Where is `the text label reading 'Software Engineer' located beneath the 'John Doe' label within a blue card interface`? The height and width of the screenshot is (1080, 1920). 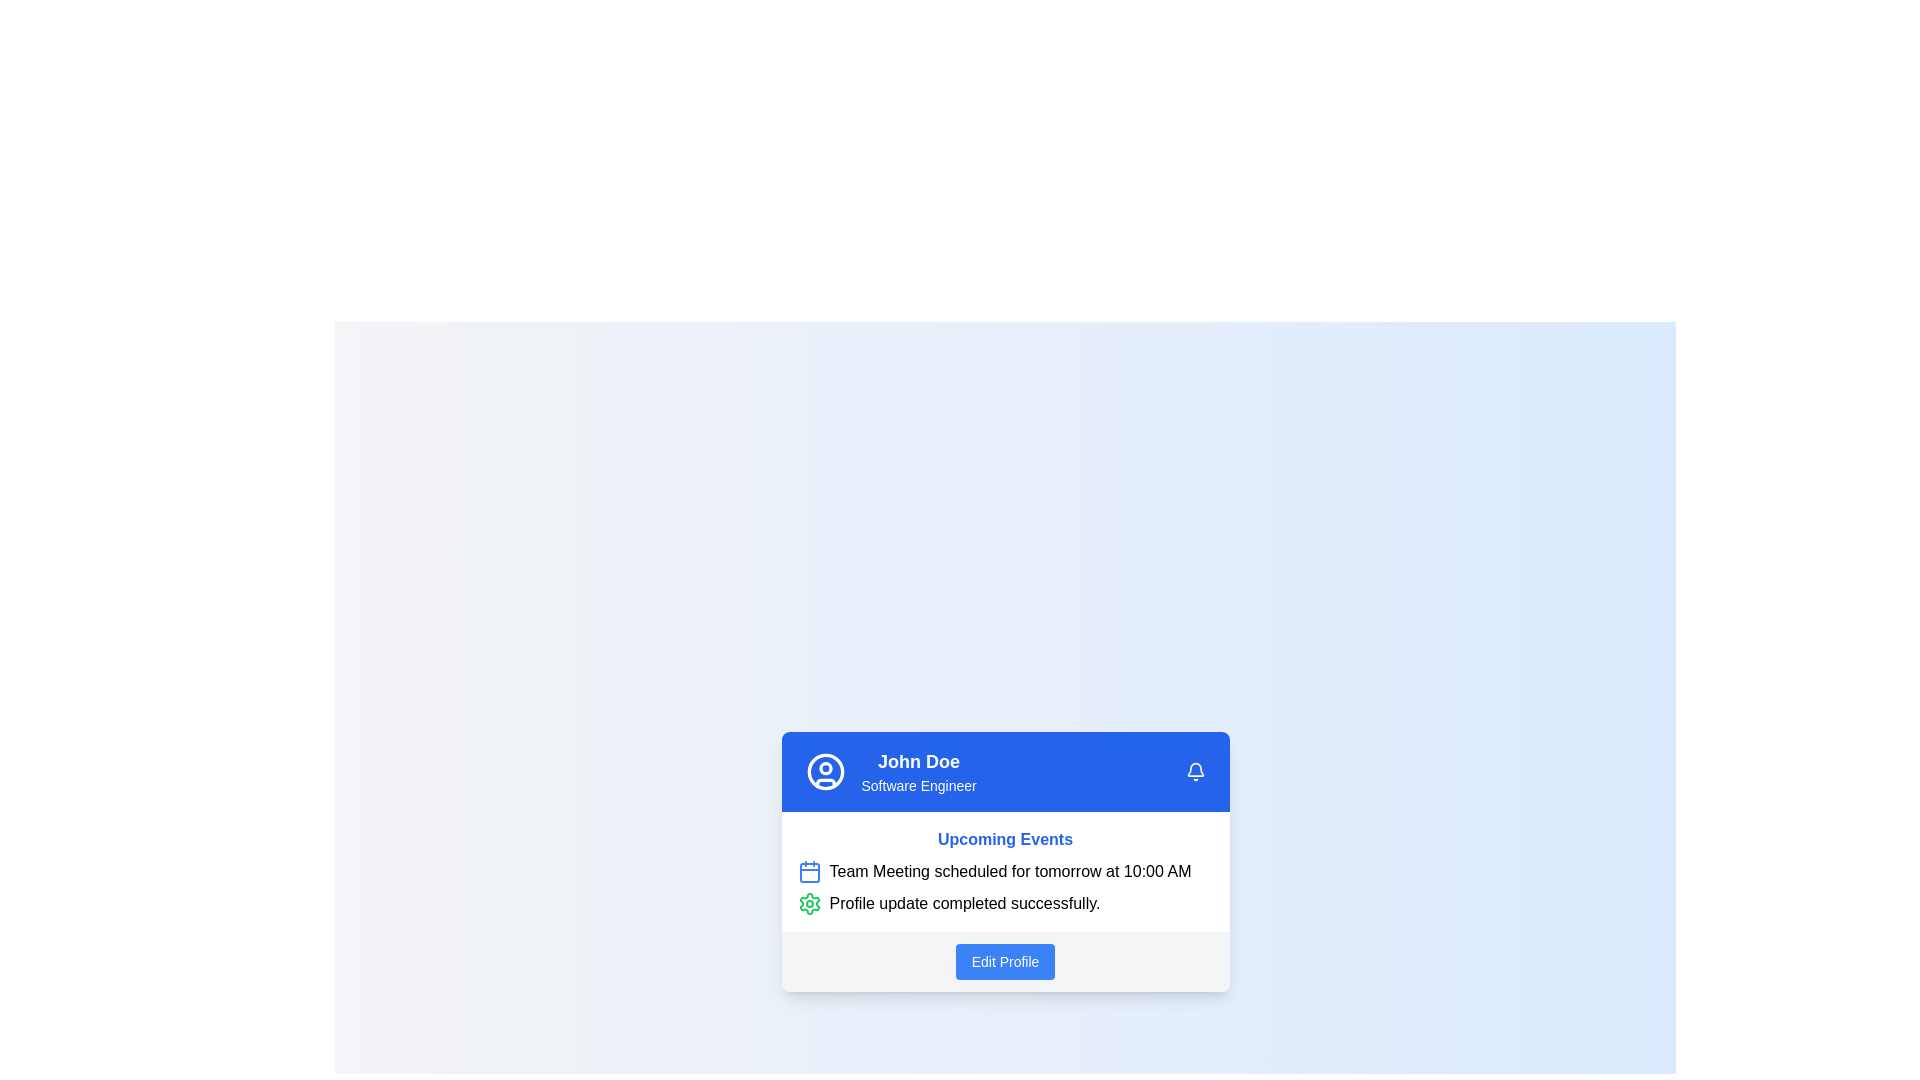
the text label reading 'Software Engineer' located beneath the 'John Doe' label within a blue card interface is located at coordinates (918, 785).